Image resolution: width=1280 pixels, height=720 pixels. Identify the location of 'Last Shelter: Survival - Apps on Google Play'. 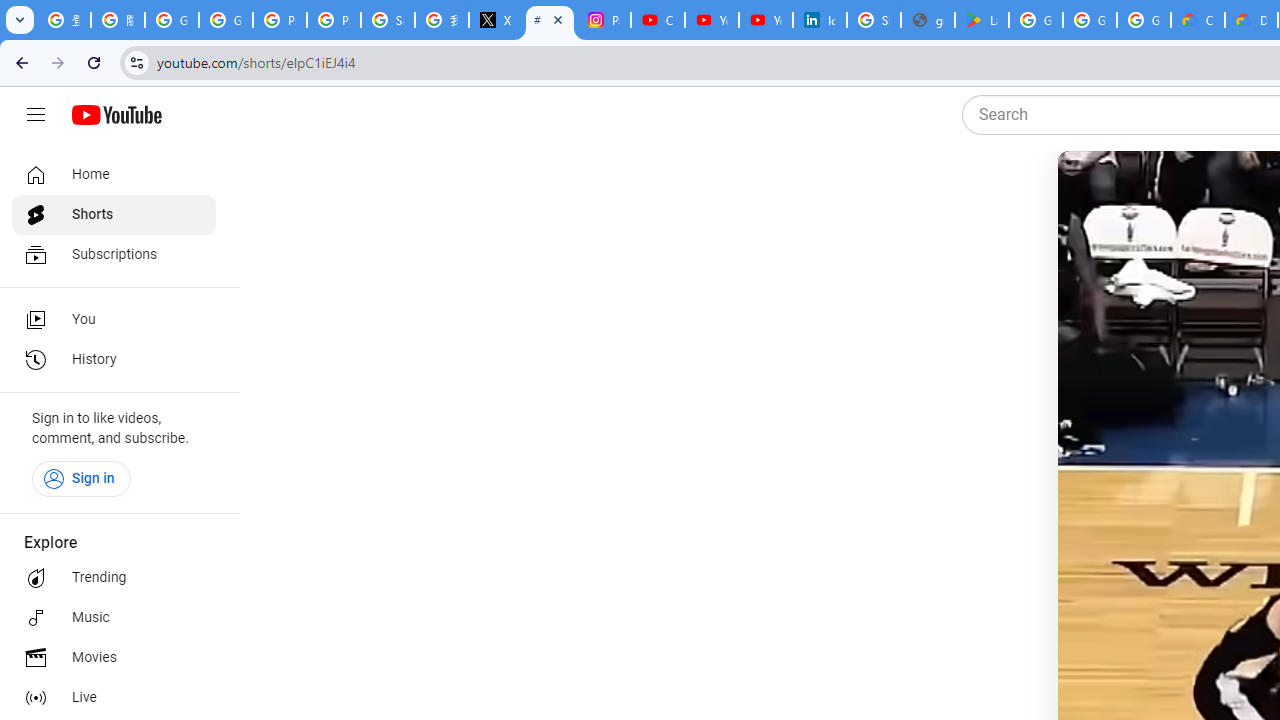
(981, 20).